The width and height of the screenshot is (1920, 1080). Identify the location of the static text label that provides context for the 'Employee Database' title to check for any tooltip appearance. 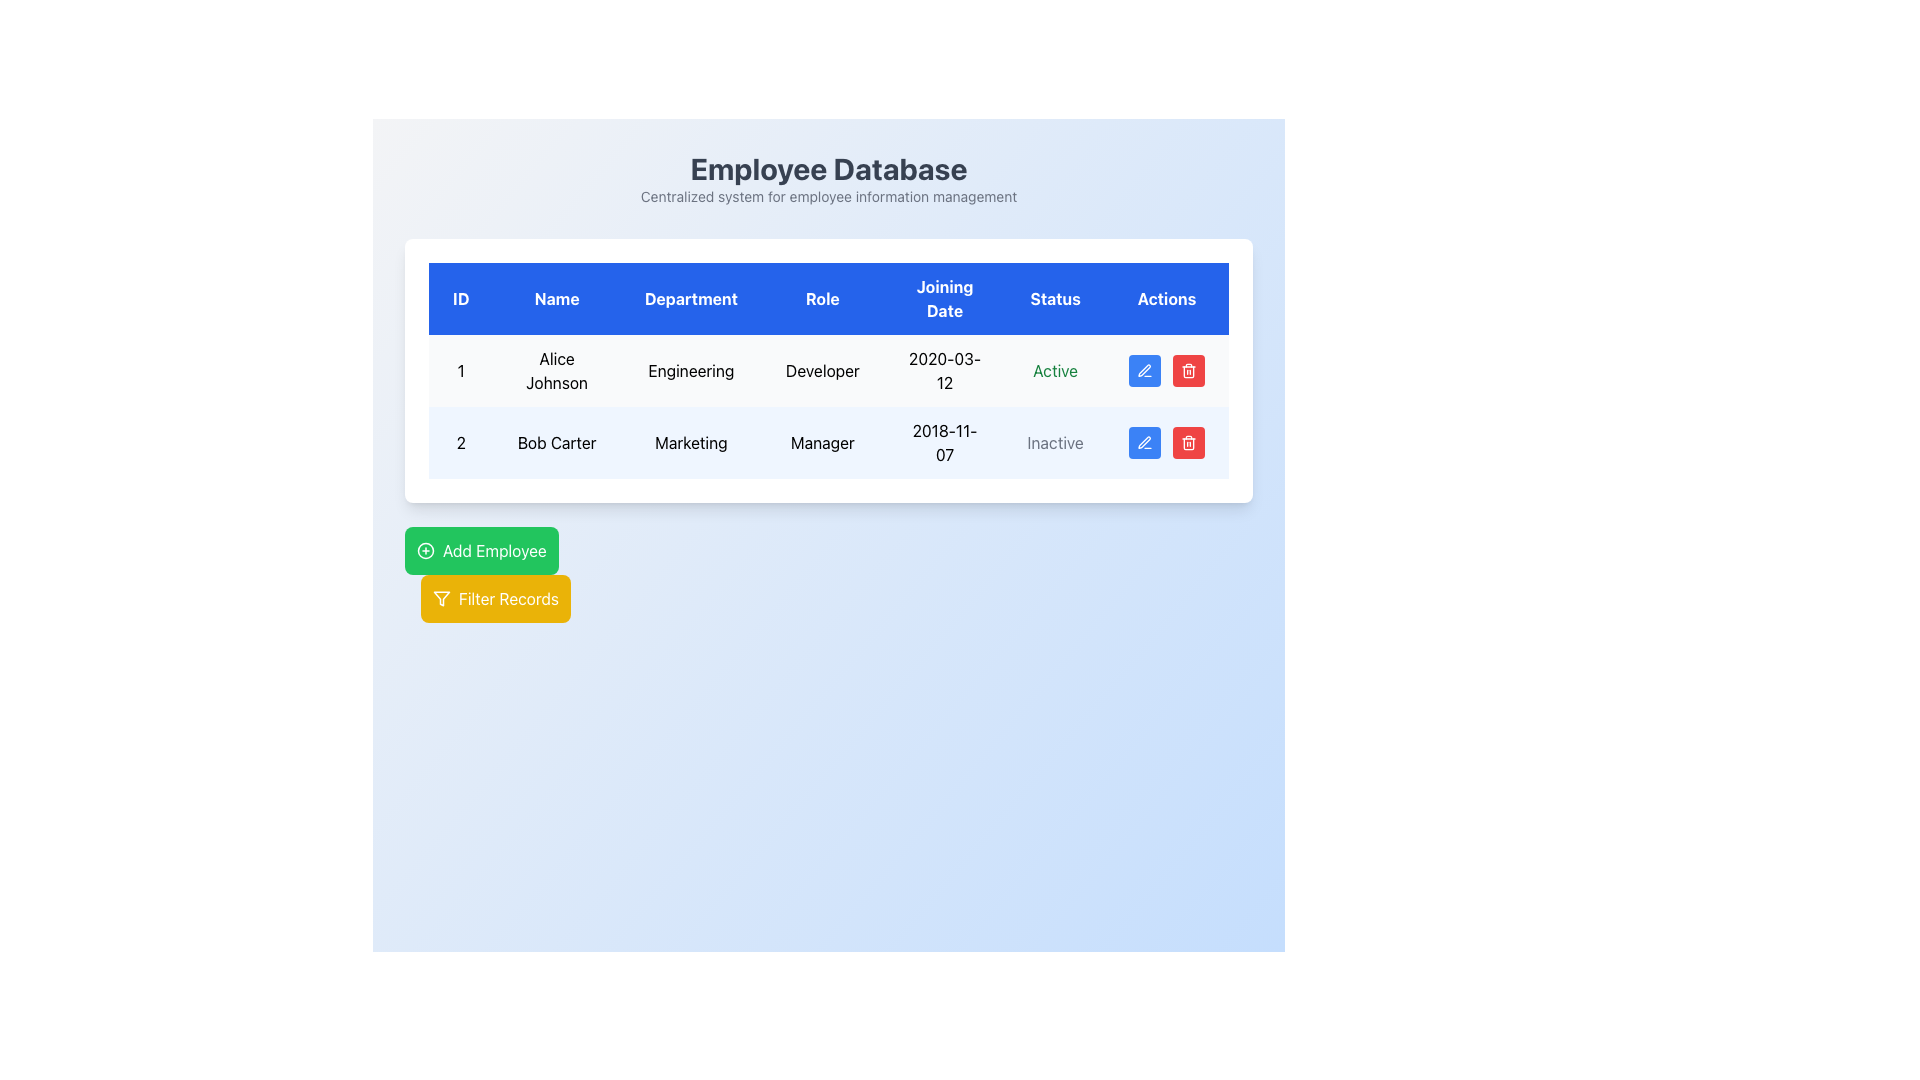
(829, 196).